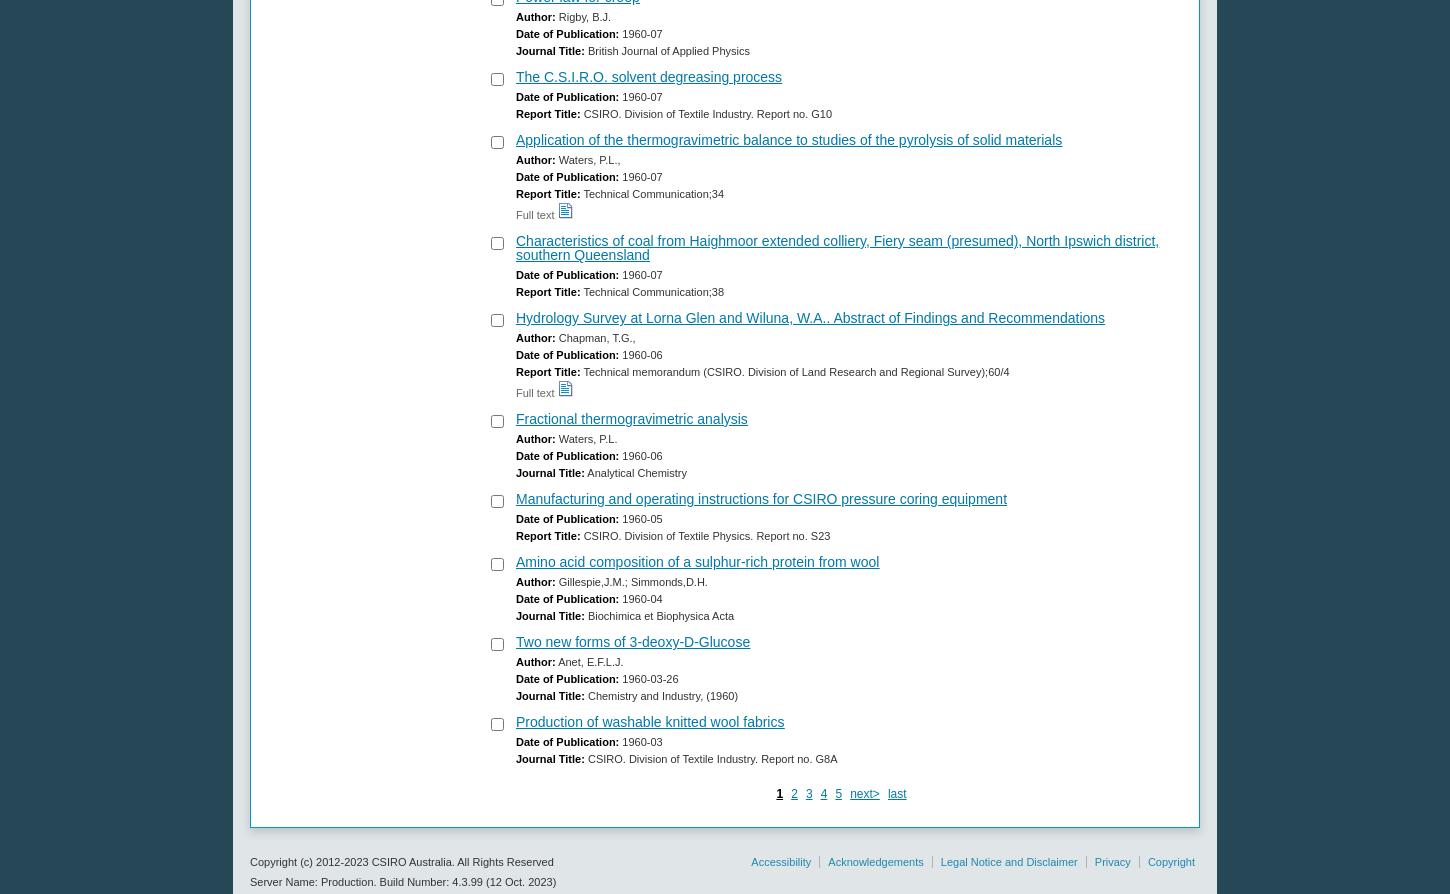 This screenshot has width=1450, height=894. What do you see at coordinates (555, 16) in the screenshot?
I see `'Rigby, B.J.'` at bounding box center [555, 16].